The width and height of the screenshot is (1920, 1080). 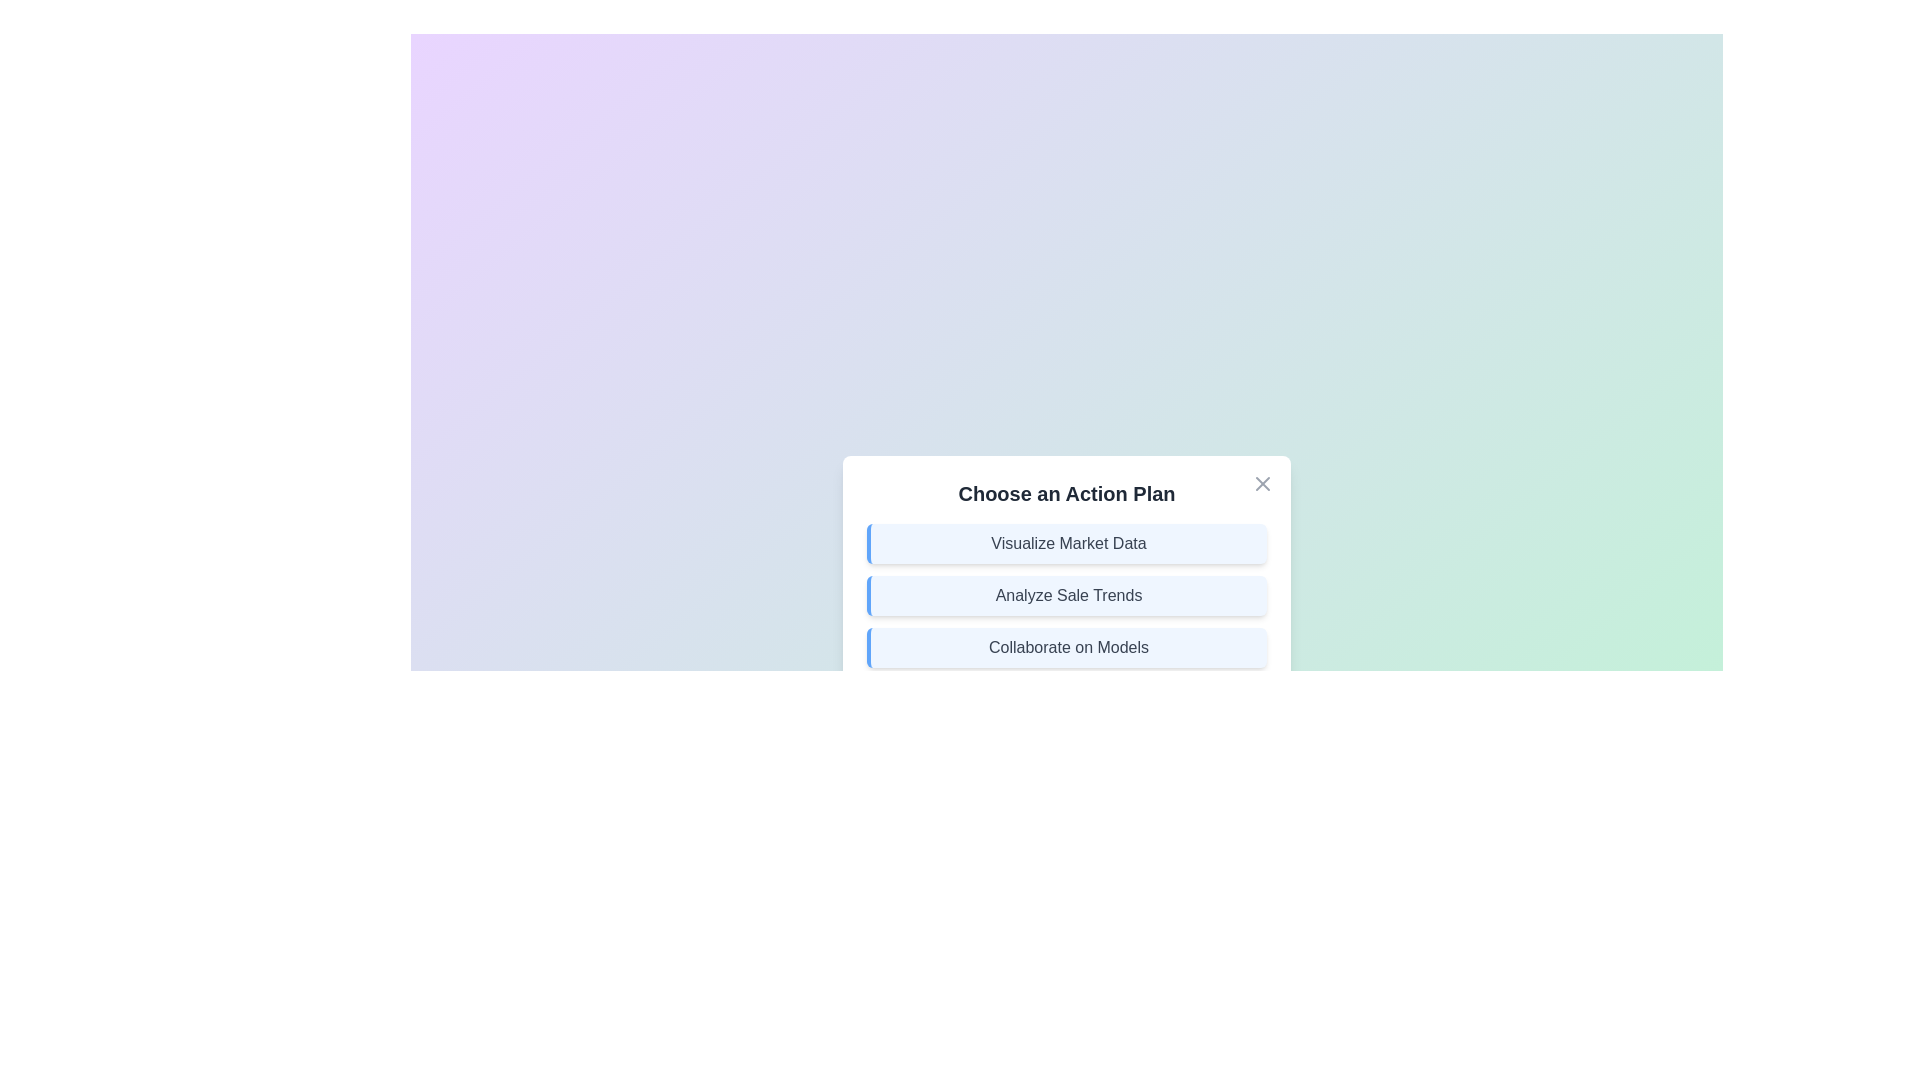 I want to click on the list item corresponding to Collaborate on Models, so click(x=1065, y=648).